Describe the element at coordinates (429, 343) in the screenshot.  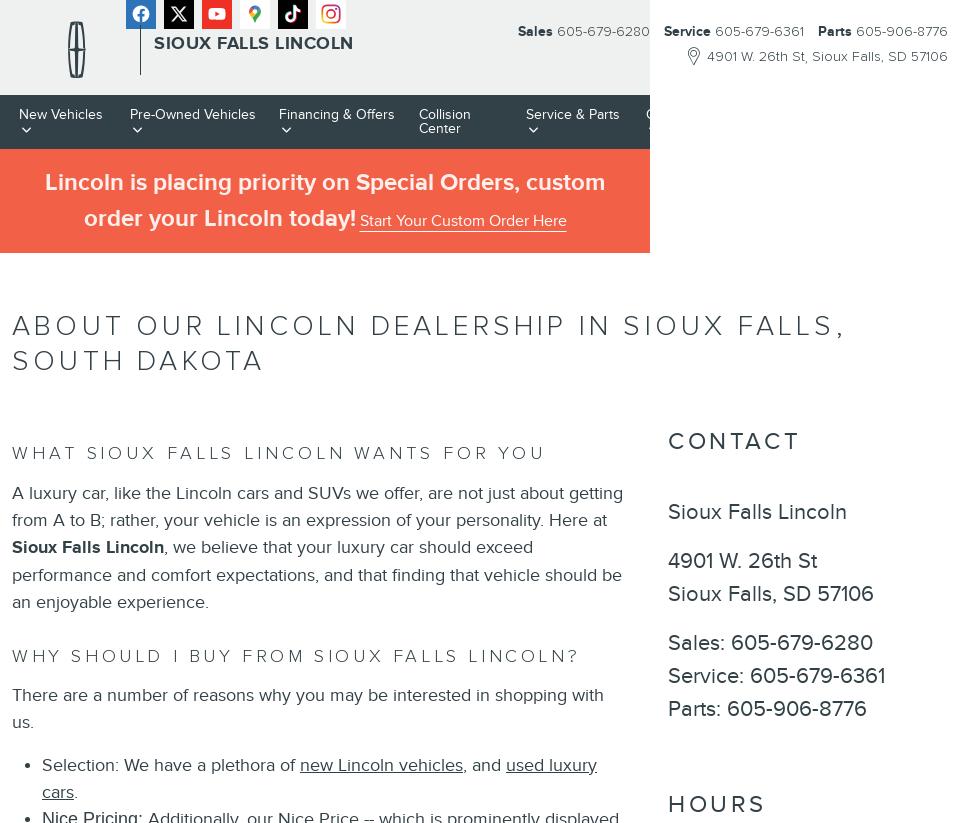
I see `'About Our Lincoln Dealership in Sioux Falls, South Dakota'` at that location.